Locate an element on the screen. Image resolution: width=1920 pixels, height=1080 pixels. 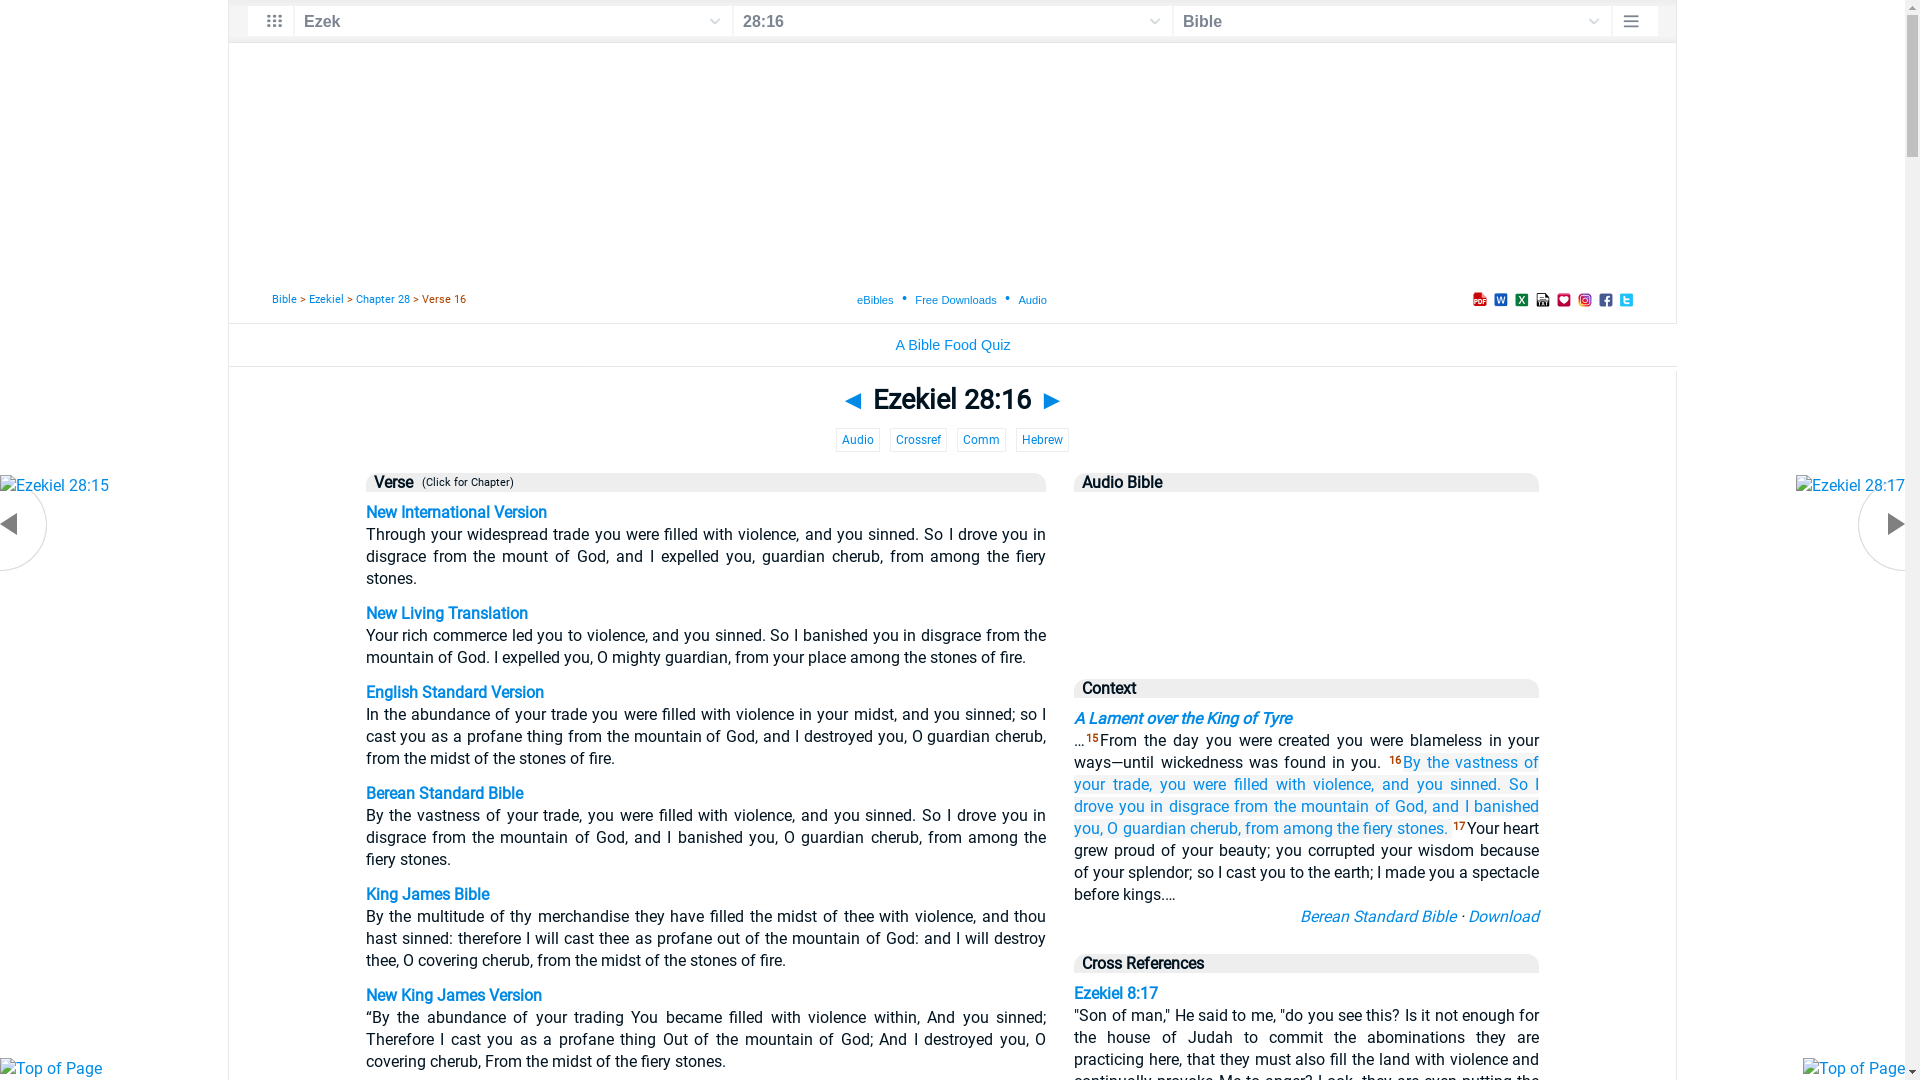
'cherub,' is located at coordinates (1190, 828).